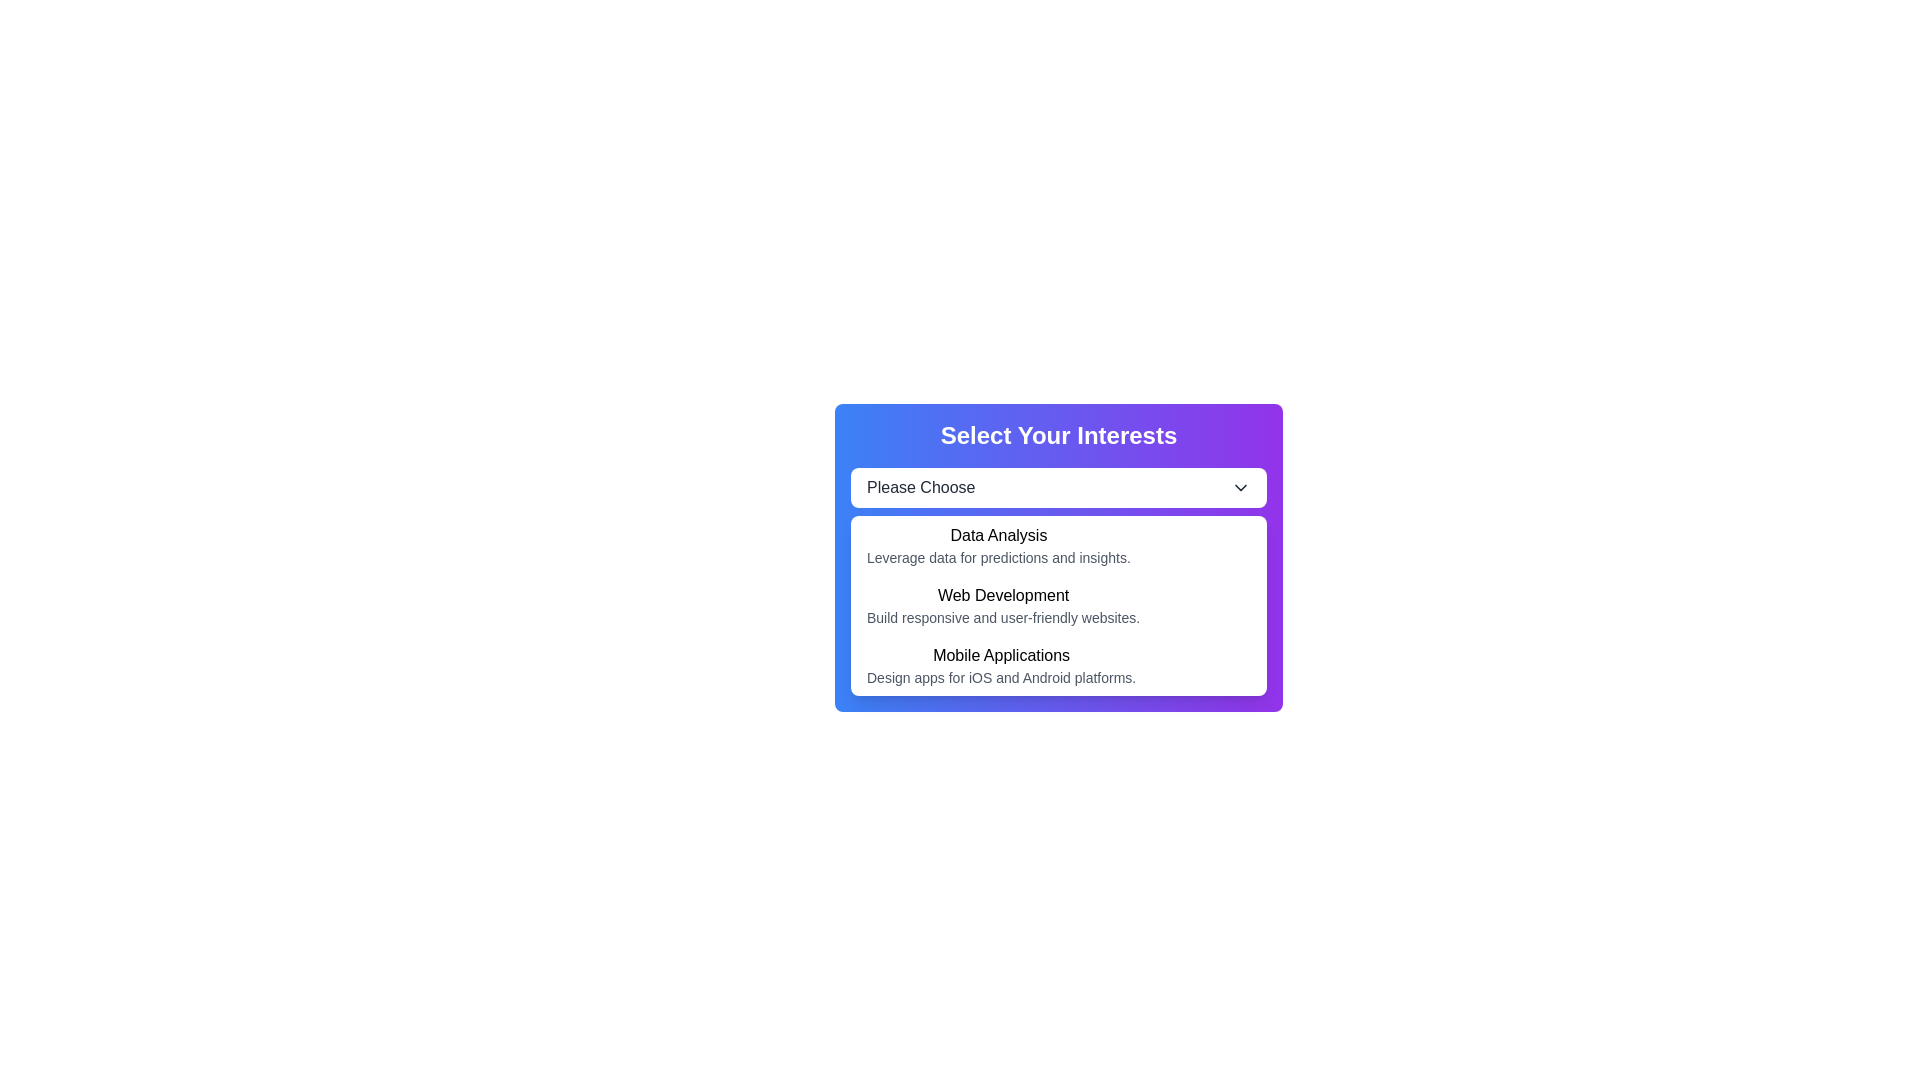 The image size is (1920, 1080). What do you see at coordinates (1058, 434) in the screenshot?
I see `the static title or heading text element located at the top of the card-like section, which indicates the purpose for users to select their interests` at bounding box center [1058, 434].